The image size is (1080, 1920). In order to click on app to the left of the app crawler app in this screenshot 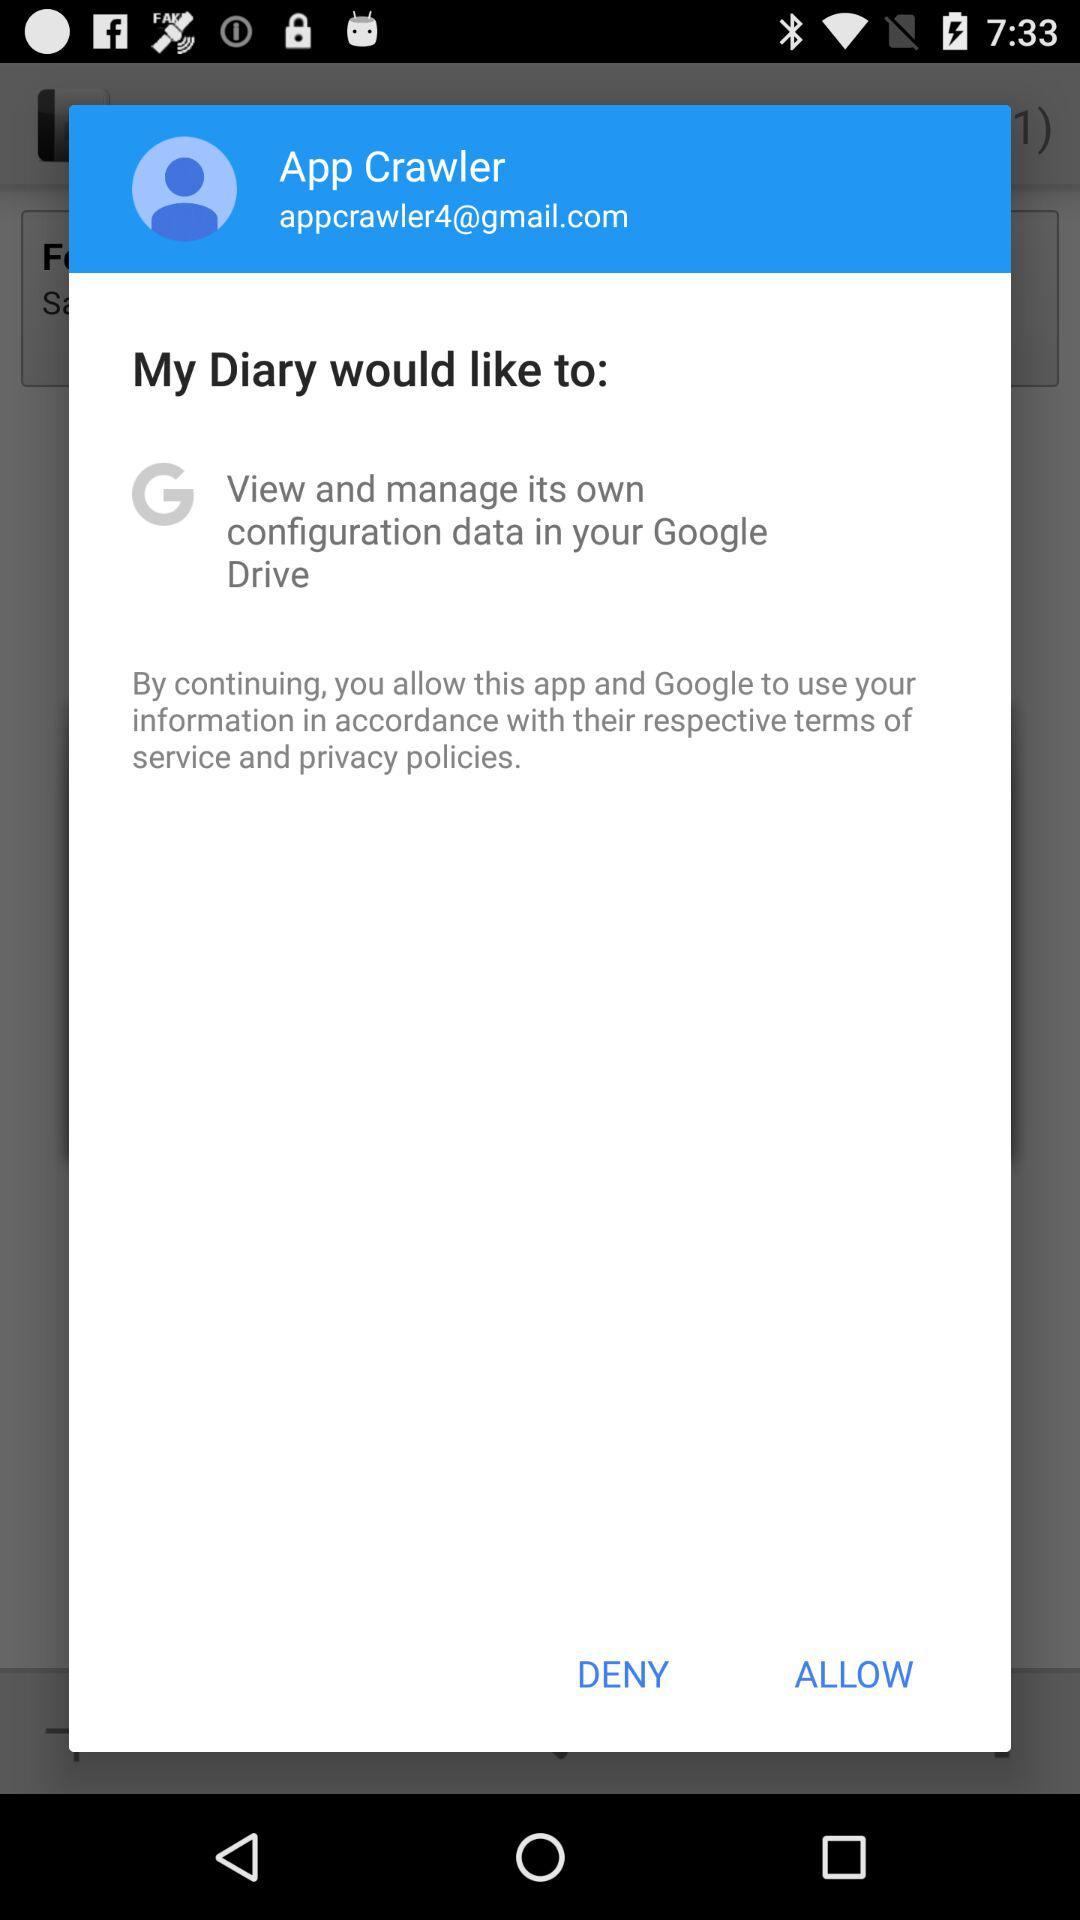, I will do `click(184, 188)`.